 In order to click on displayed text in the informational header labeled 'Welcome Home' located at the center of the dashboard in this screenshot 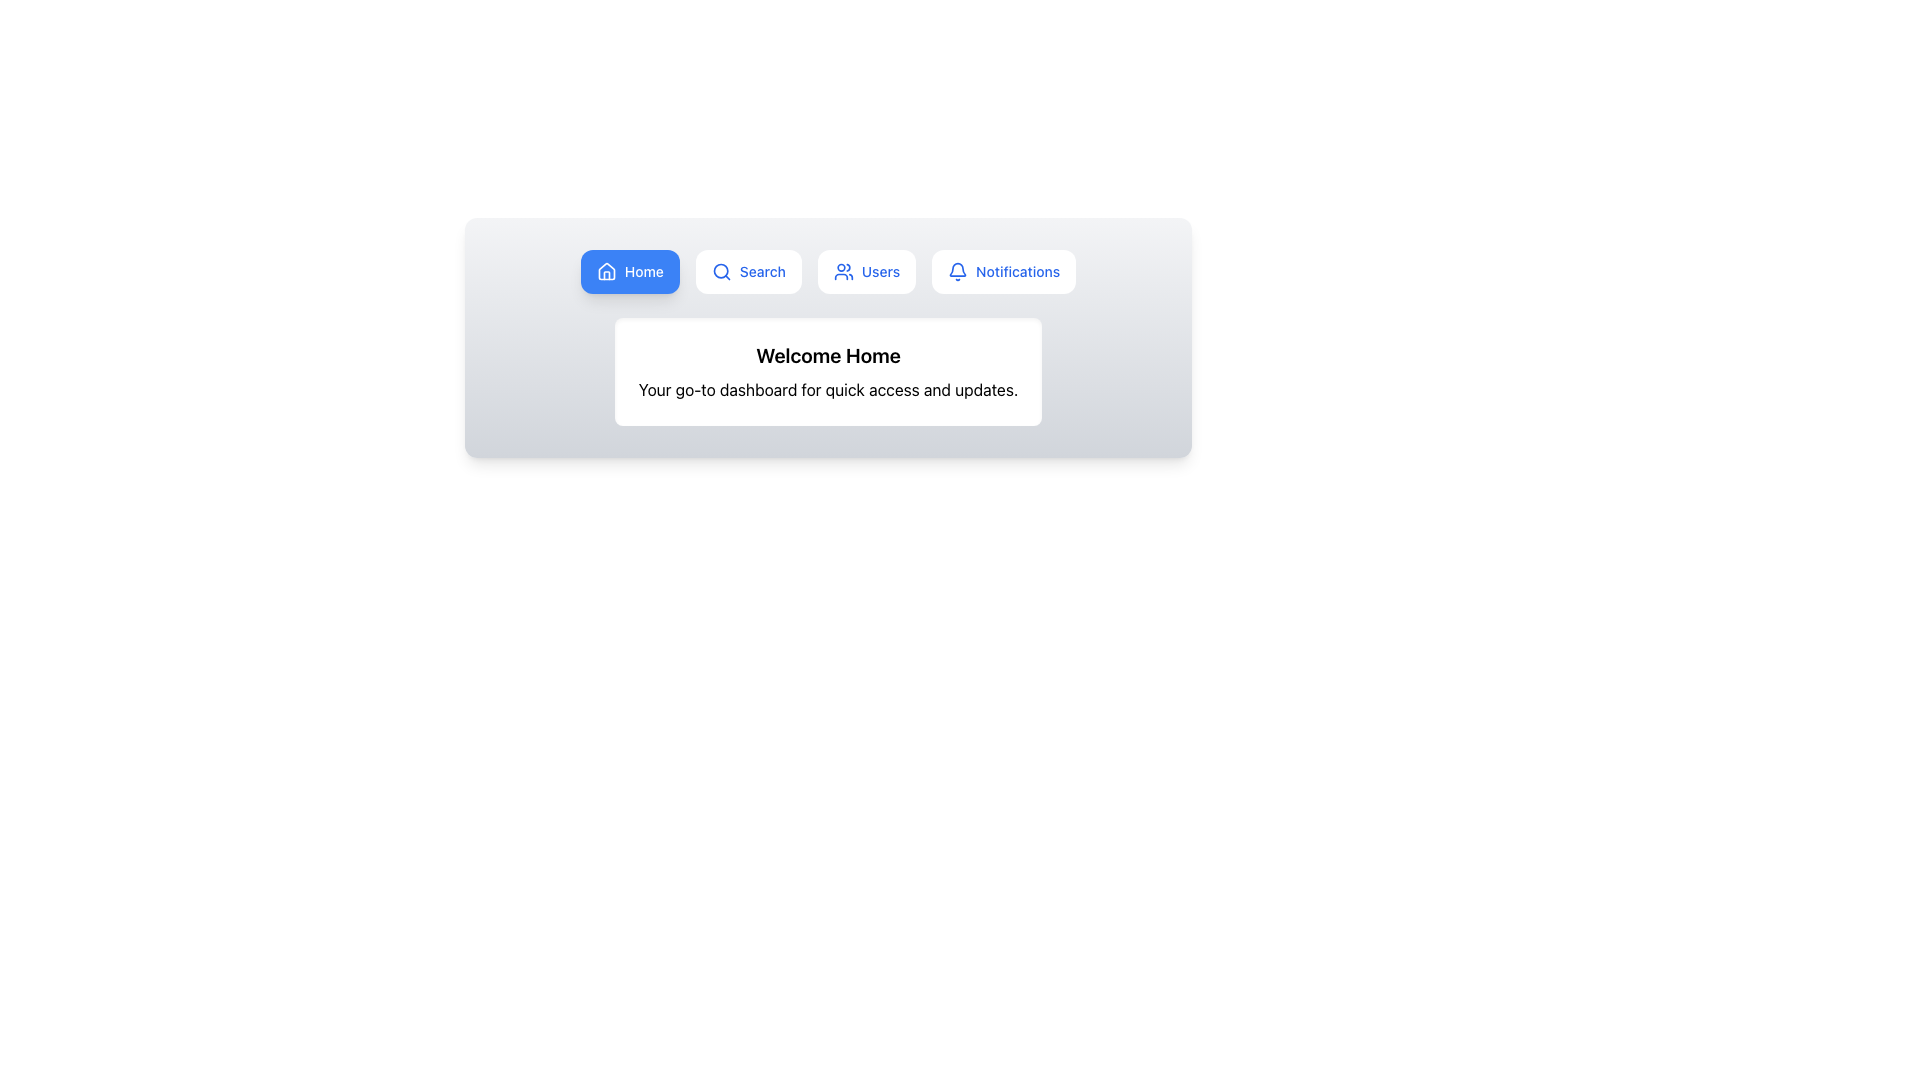, I will do `click(828, 371)`.